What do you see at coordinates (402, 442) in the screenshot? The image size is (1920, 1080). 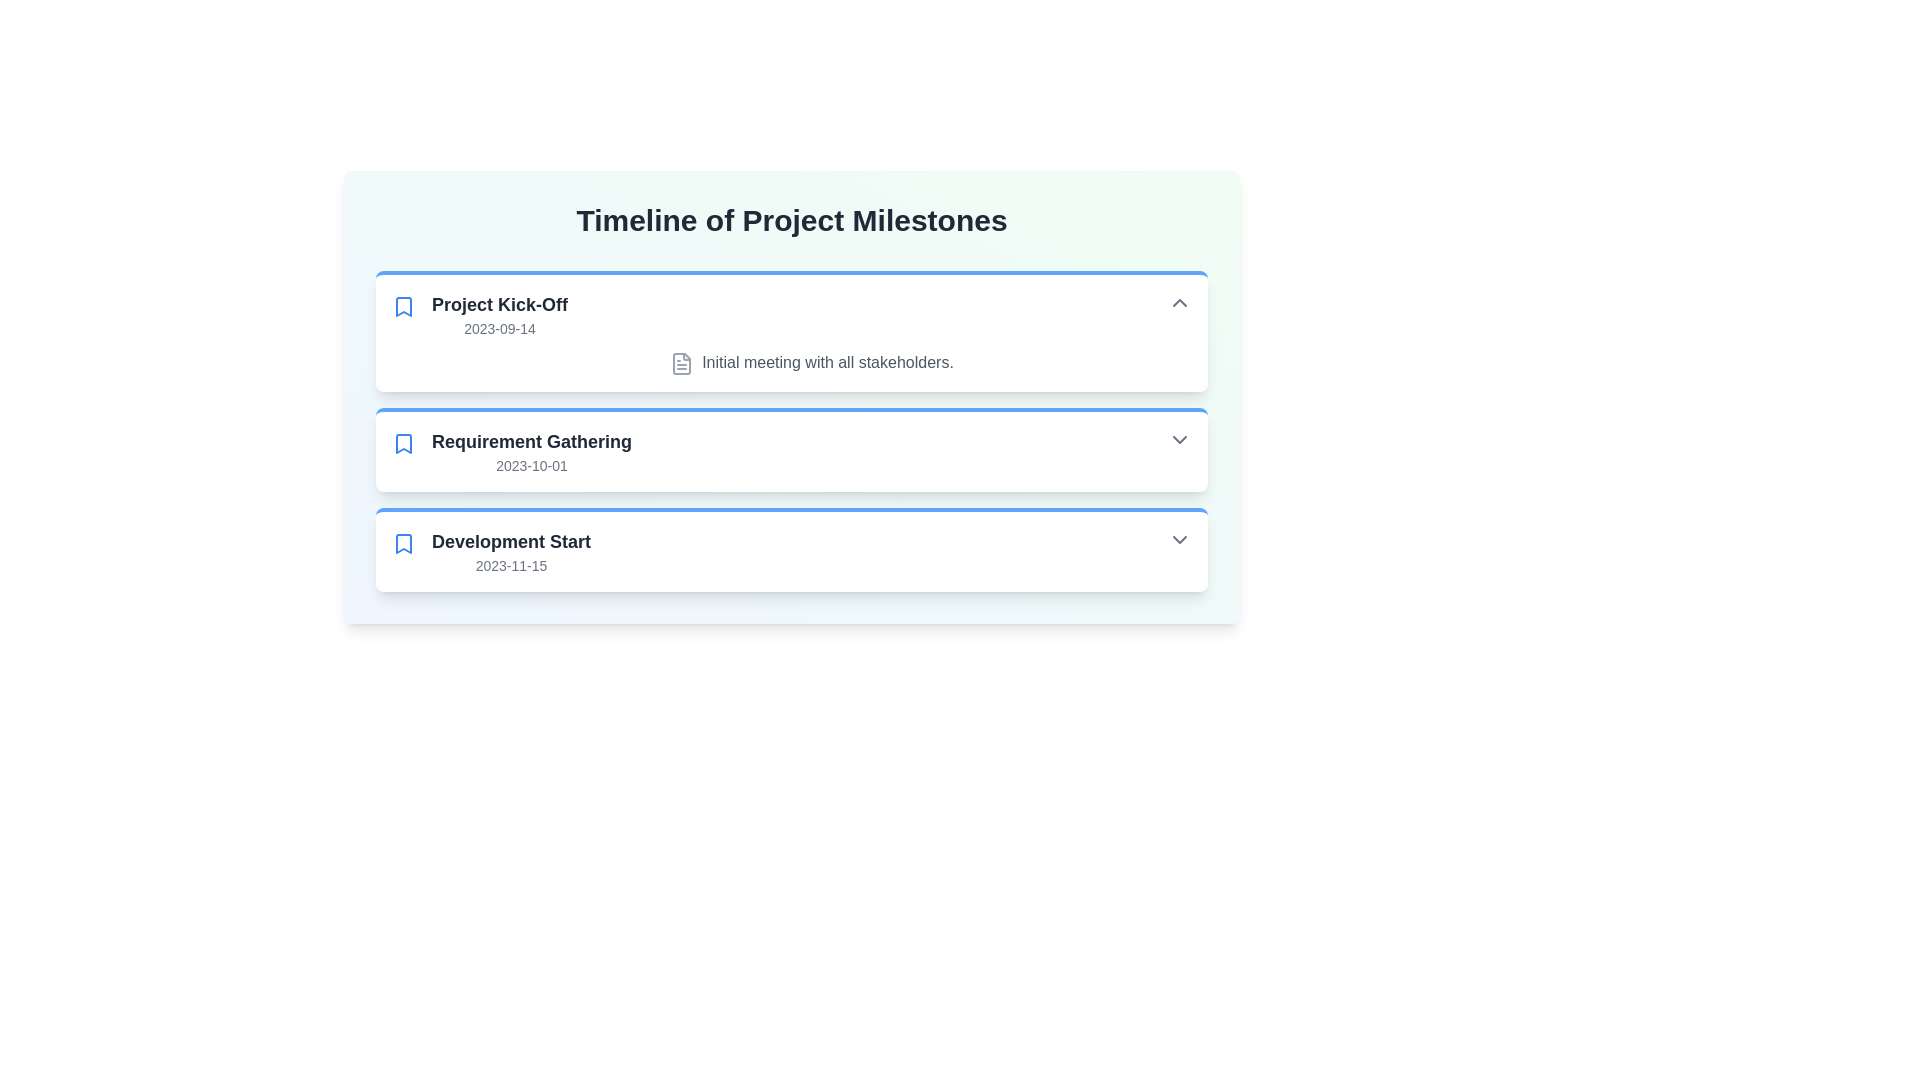 I see `the bookmarking icon located in the second milestone card of the timeline, positioned to the left of the 'Requirement Gathering' label and above the date (2023-10-01)` at bounding box center [402, 442].